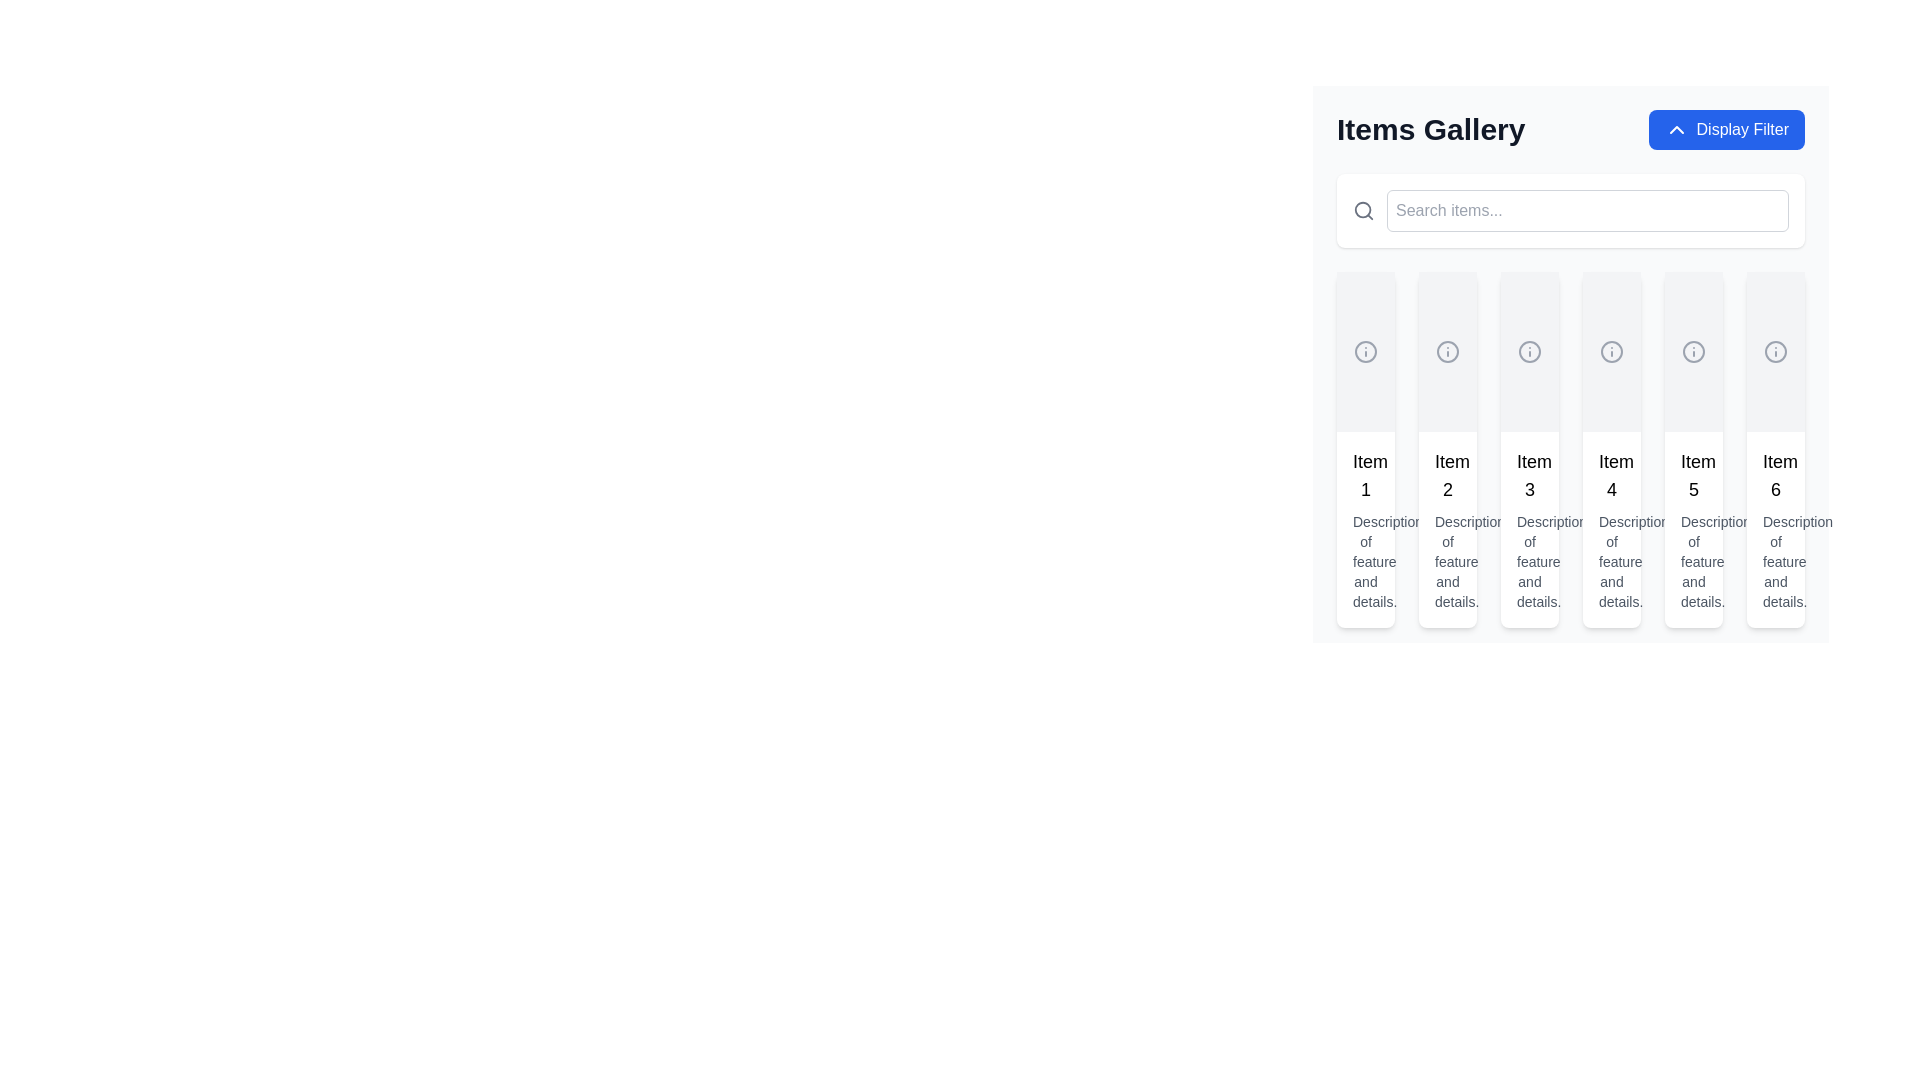 The width and height of the screenshot is (1920, 1080). What do you see at coordinates (1725, 130) in the screenshot?
I see `the blue rectangular button labeled 'Display Filter' with an upward-pointing chevron icon` at bounding box center [1725, 130].